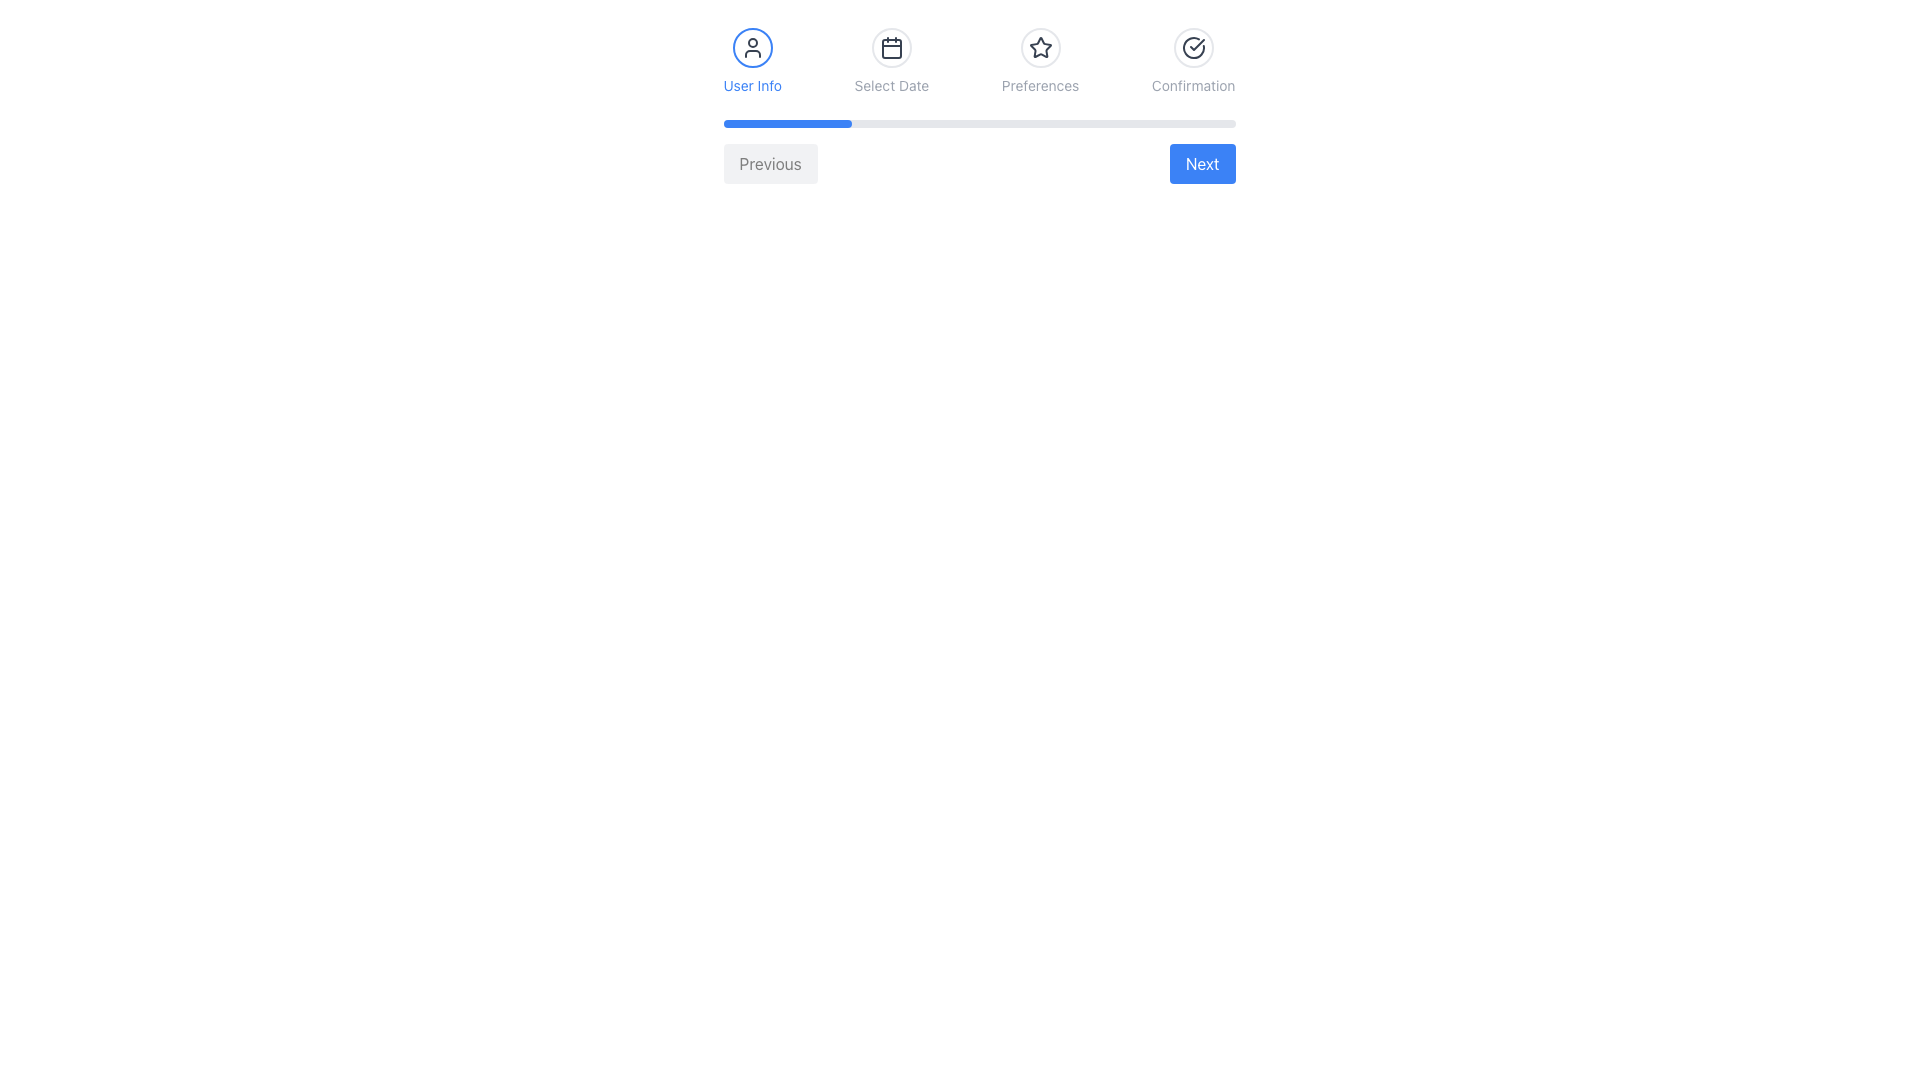 The width and height of the screenshot is (1920, 1080). Describe the element at coordinates (979, 123) in the screenshot. I see `the horizontally elongated progress bar with a light gray background and blue segment, located centrally below the navigation bar and above the Previous and Next buttons` at that location.